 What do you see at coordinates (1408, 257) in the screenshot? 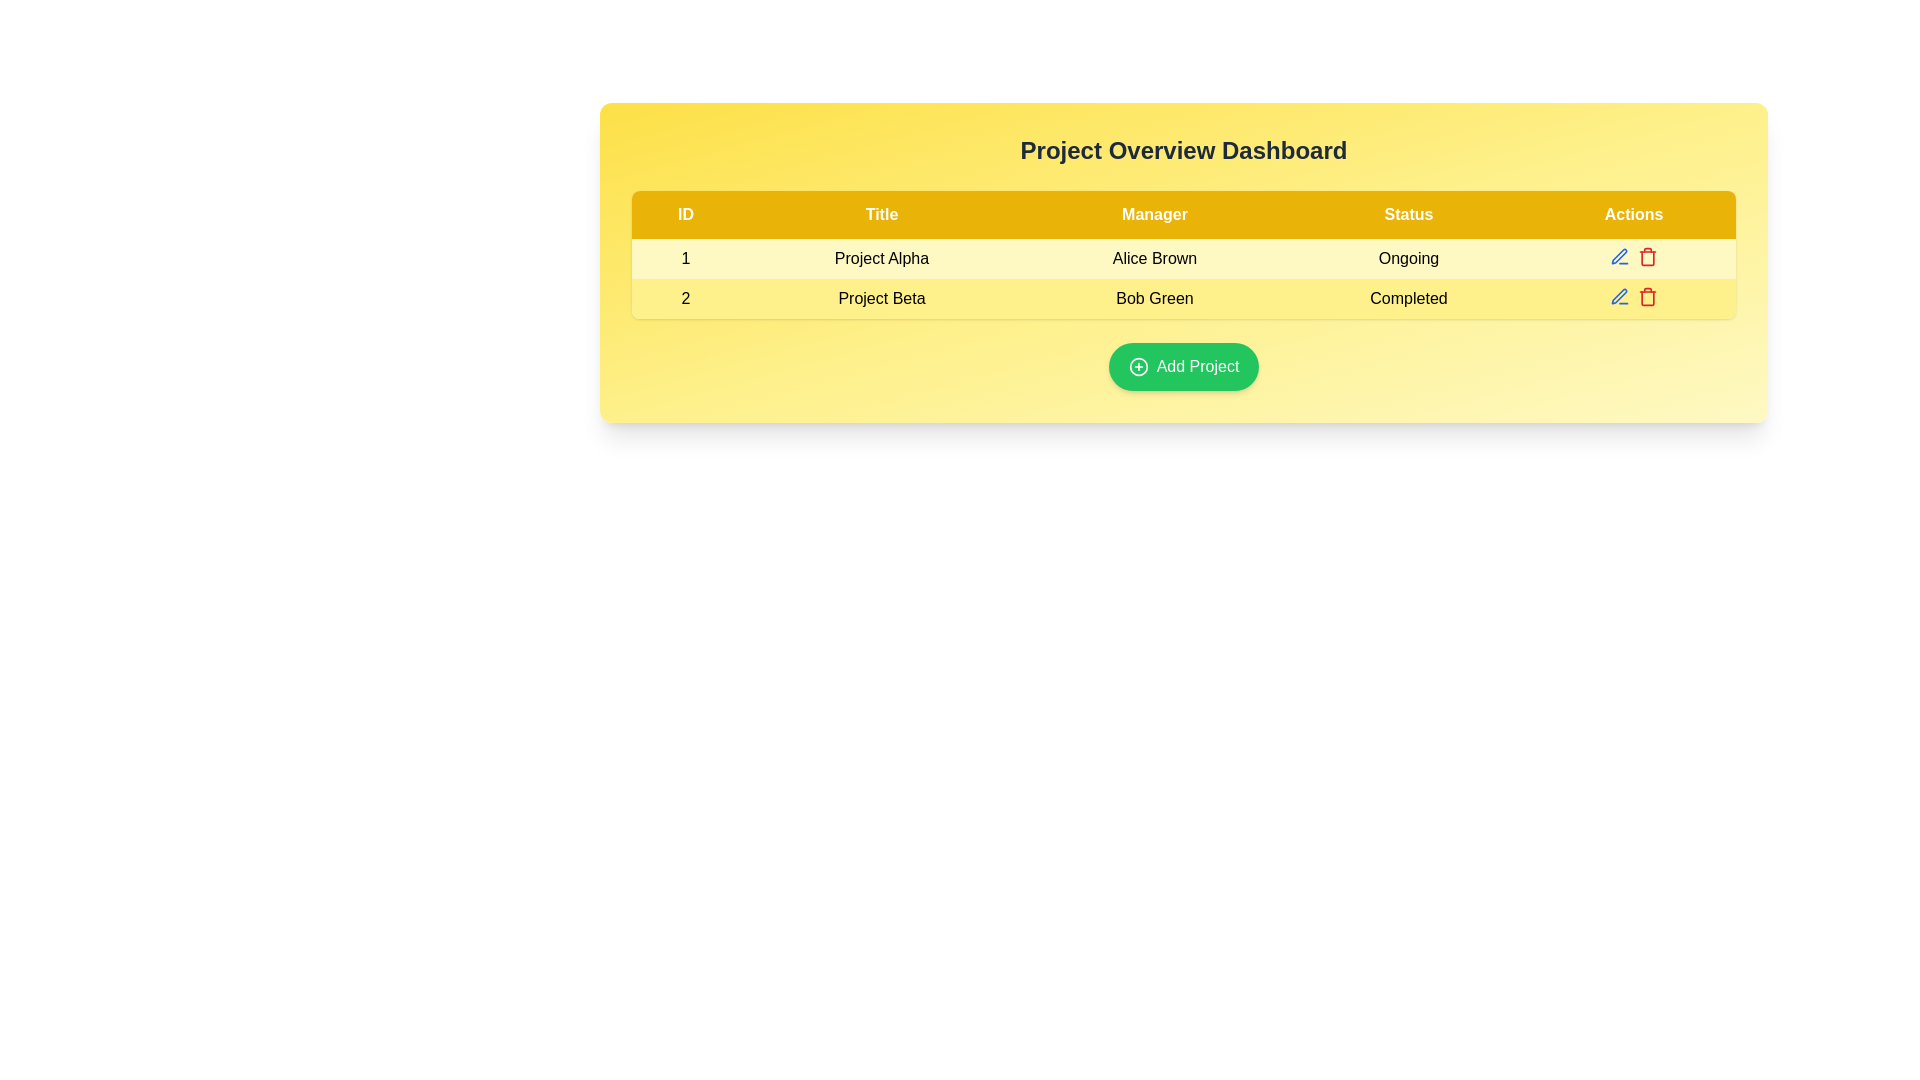
I see `the 'Ongoing' text label in the 'Status' column of the second row in the project information table` at bounding box center [1408, 257].